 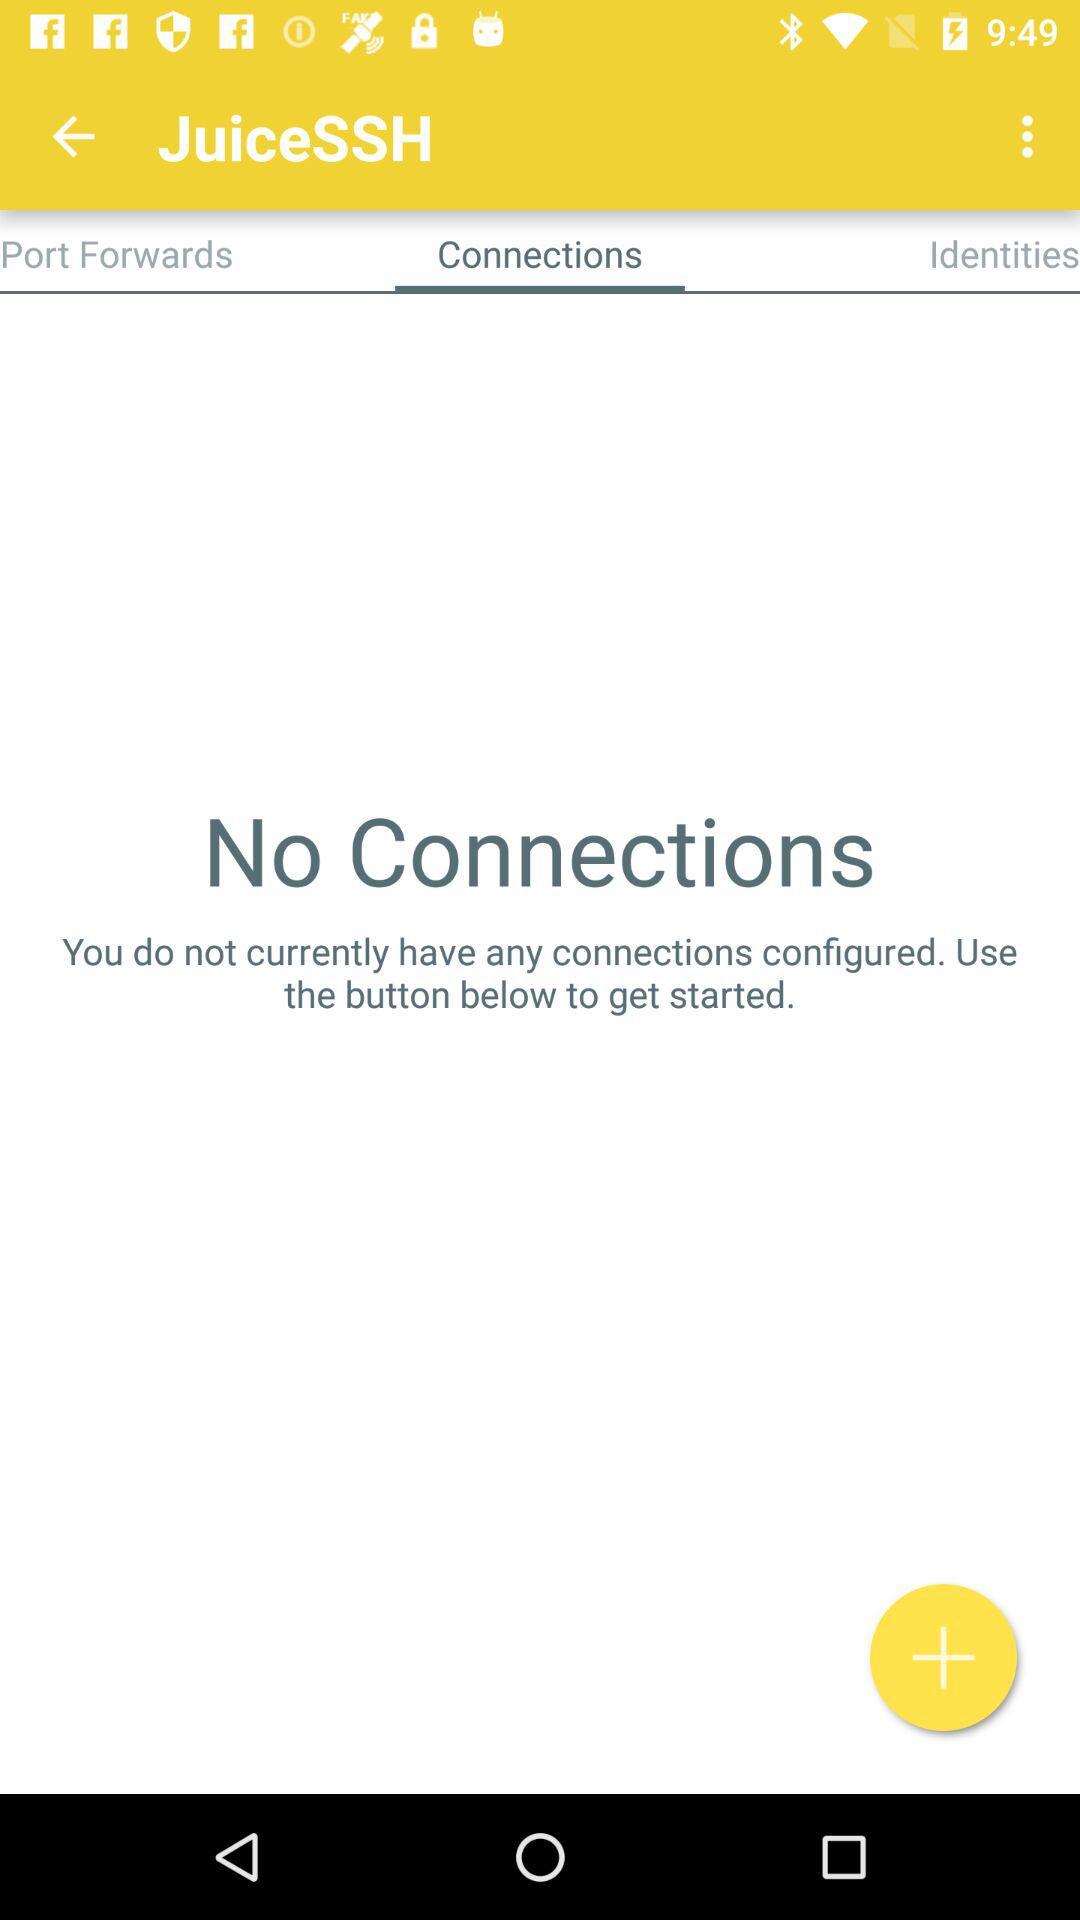 What do you see at coordinates (943, 1657) in the screenshot?
I see `connection` at bounding box center [943, 1657].